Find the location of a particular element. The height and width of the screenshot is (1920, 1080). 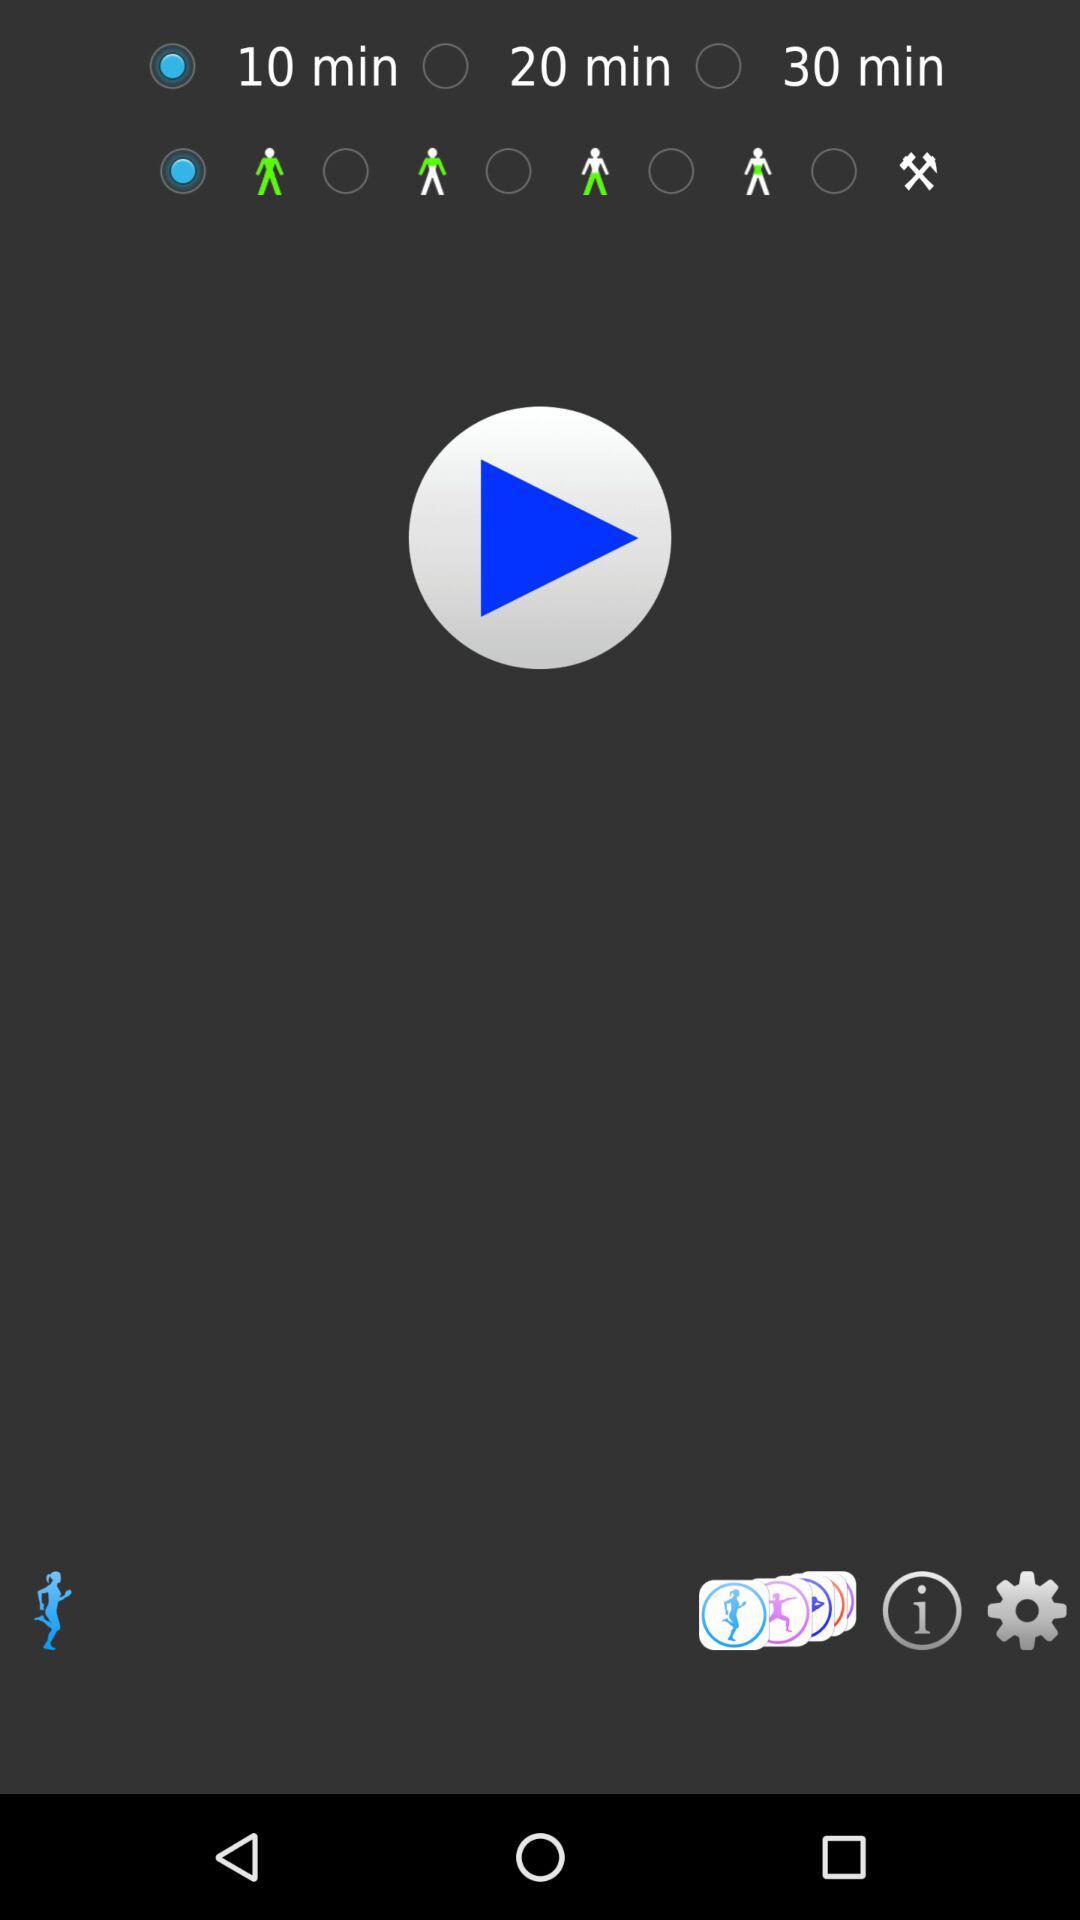

set the time 20 mins to work out is located at coordinates (455, 66).